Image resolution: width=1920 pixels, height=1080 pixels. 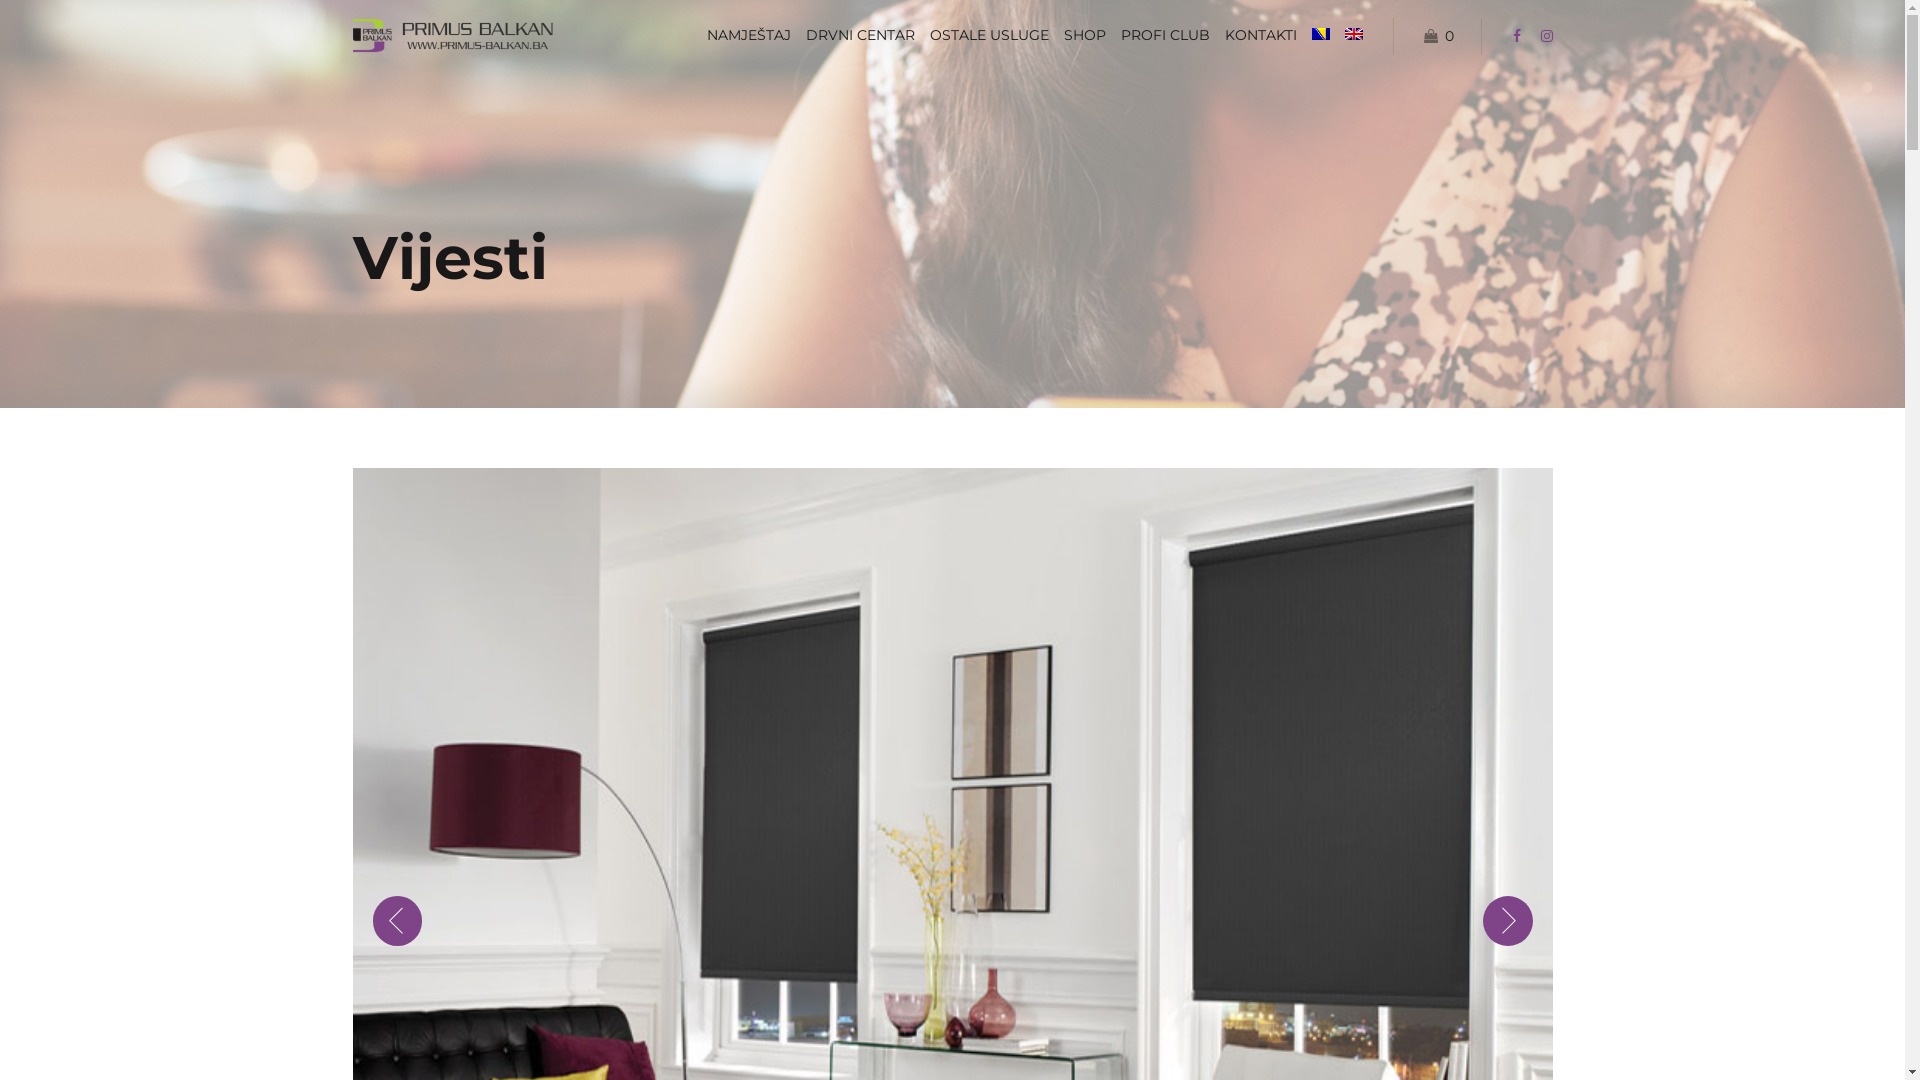 What do you see at coordinates (1165, 34) in the screenshot?
I see `'PROFI CLUB'` at bounding box center [1165, 34].